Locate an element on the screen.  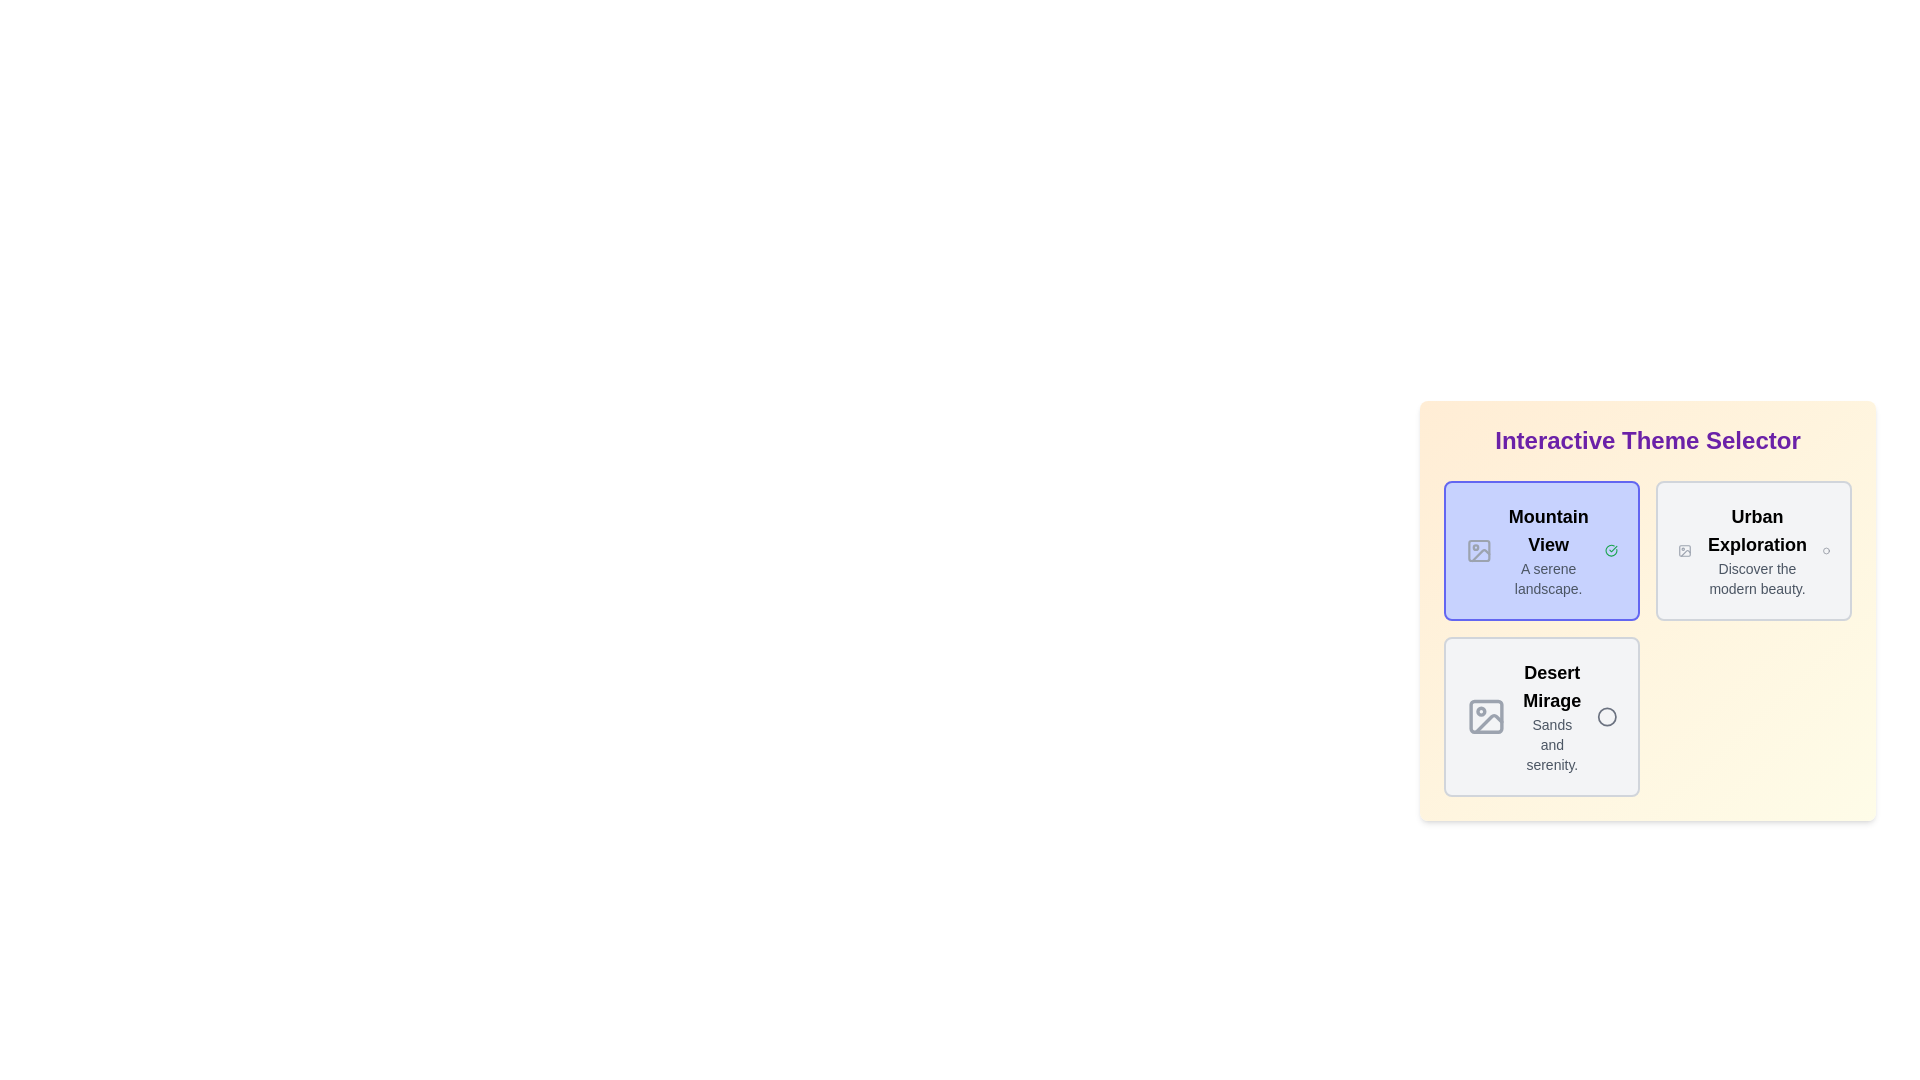
the chip labeled Desert Mirage is located at coordinates (1540, 716).